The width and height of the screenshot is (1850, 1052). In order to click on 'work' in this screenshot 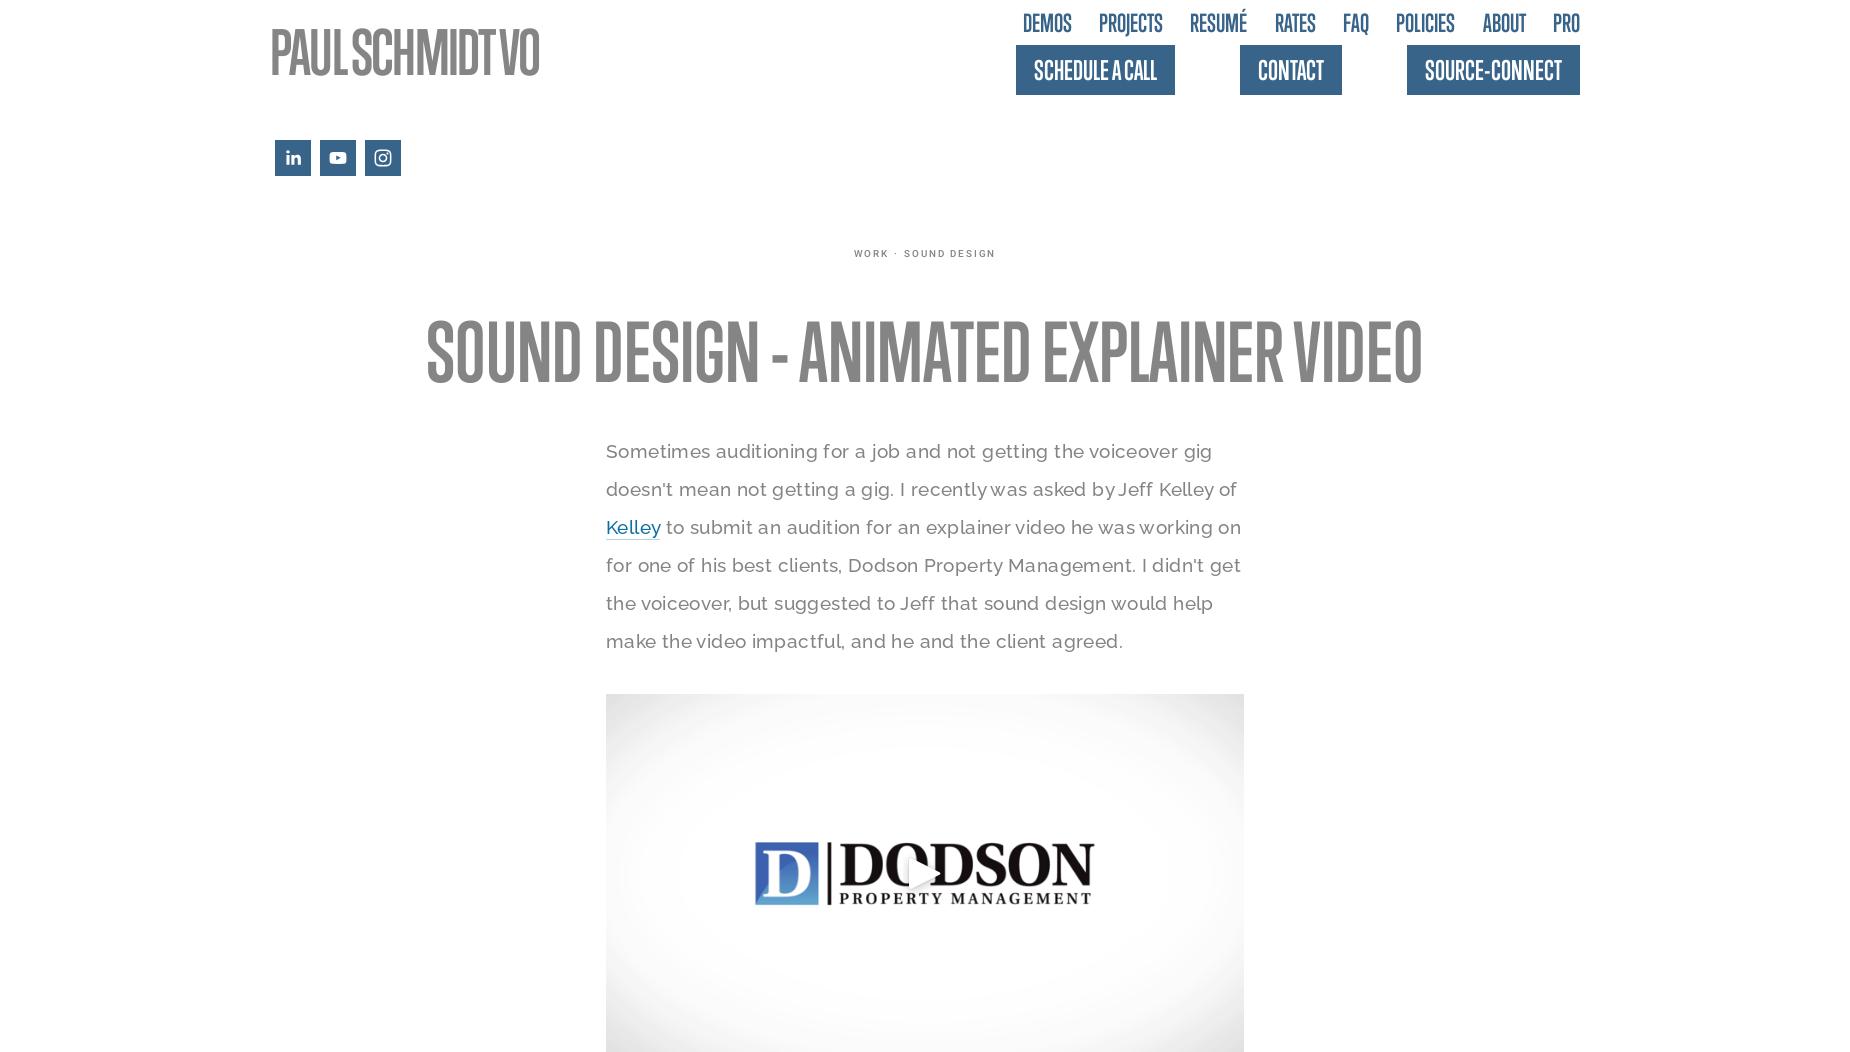, I will do `click(853, 252)`.